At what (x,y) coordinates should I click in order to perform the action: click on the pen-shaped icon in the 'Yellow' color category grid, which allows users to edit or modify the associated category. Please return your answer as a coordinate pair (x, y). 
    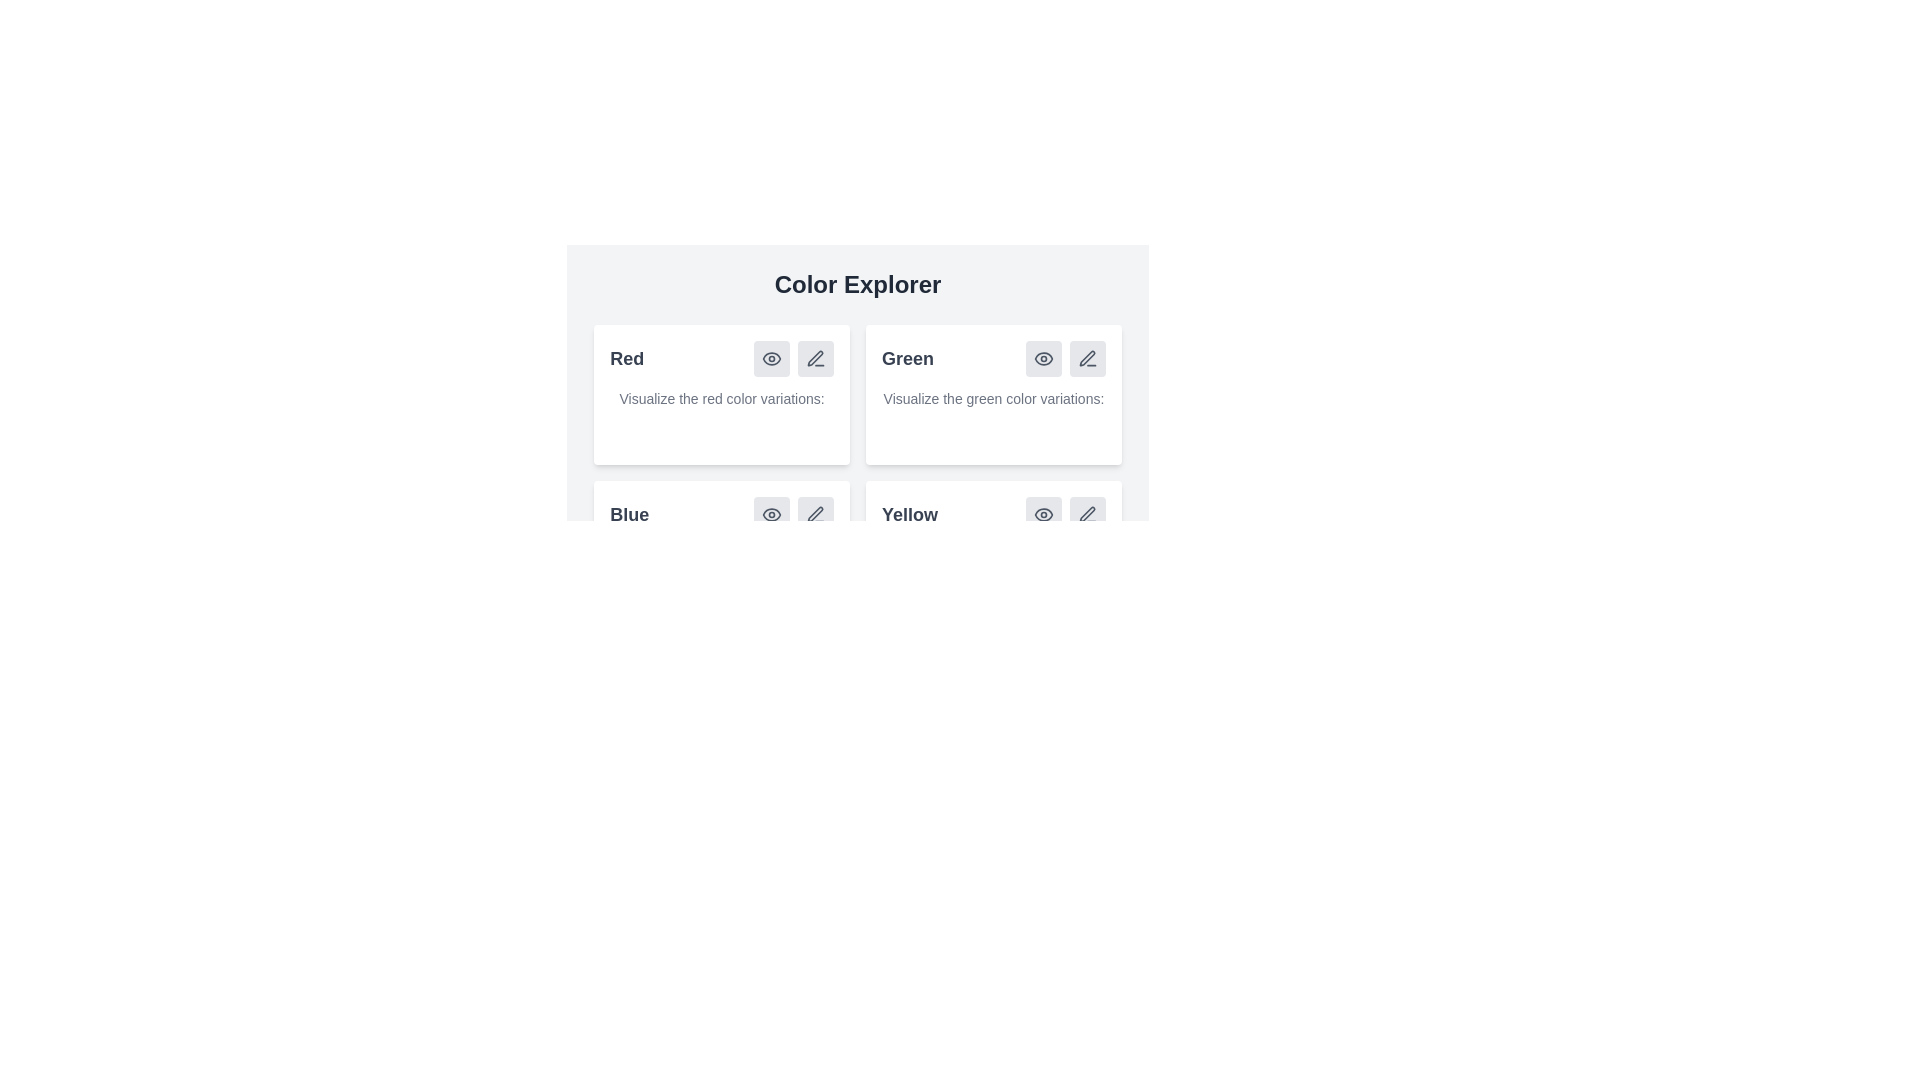
    Looking at the image, I should click on (1086, 514).